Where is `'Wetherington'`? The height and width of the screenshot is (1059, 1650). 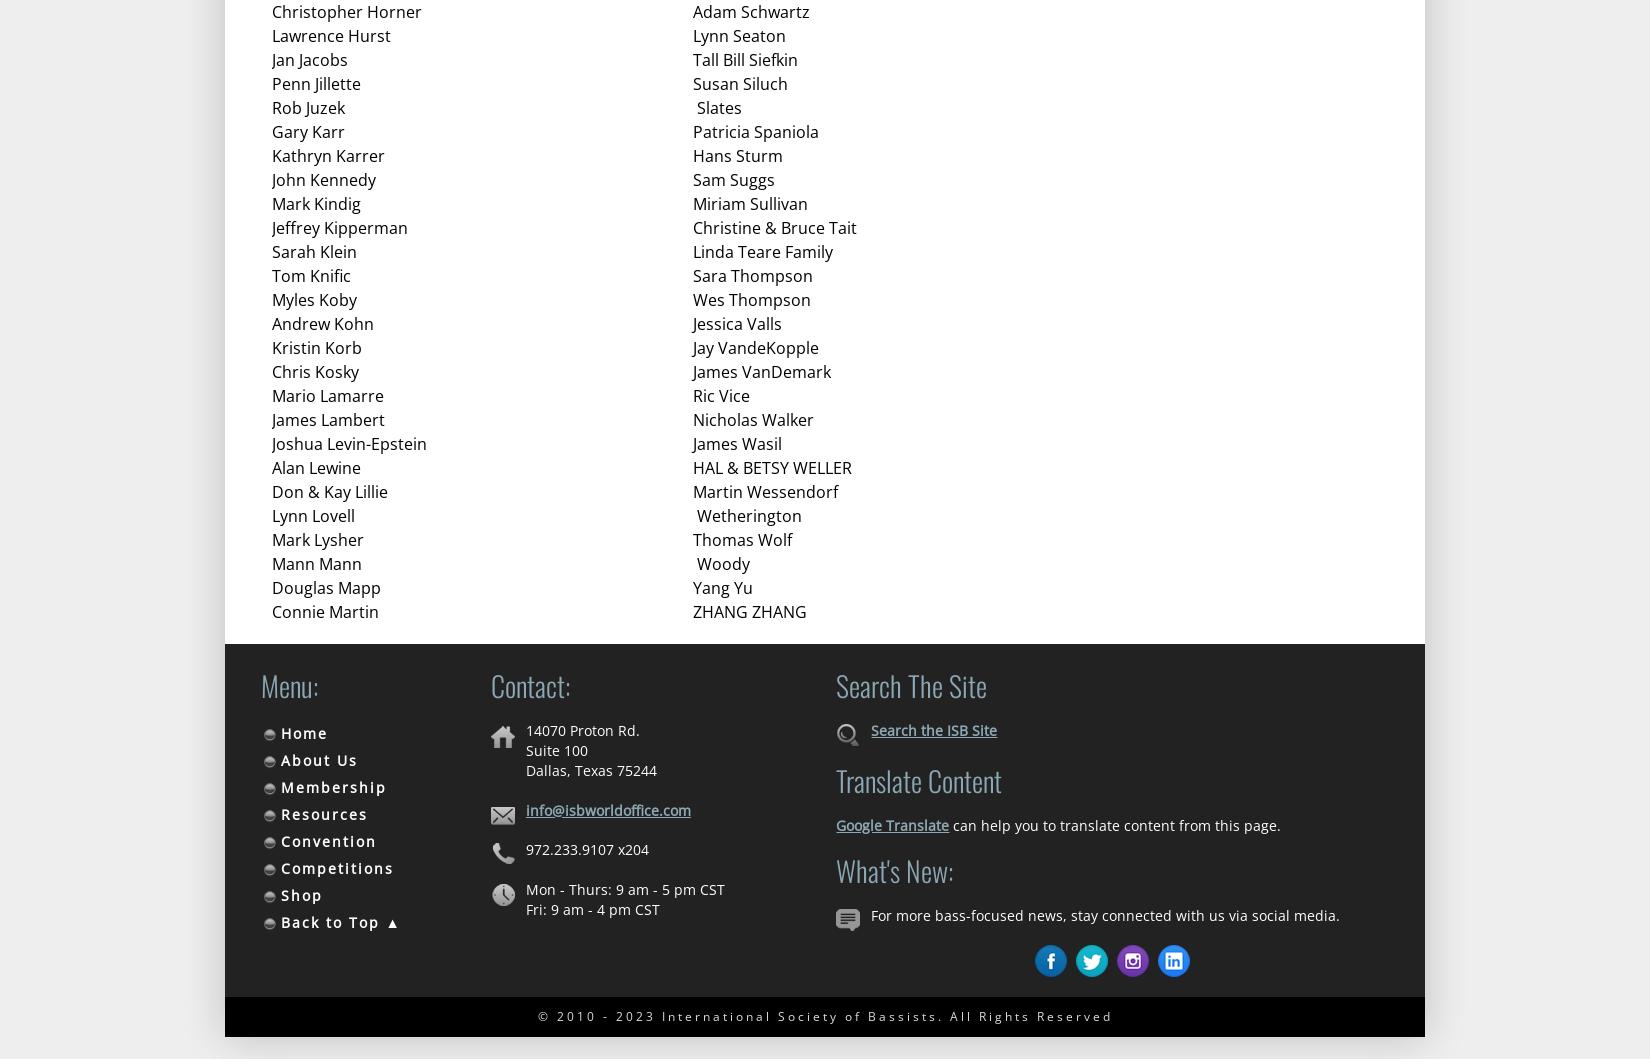
'Wetherington' is located at coordinates (746, 516).